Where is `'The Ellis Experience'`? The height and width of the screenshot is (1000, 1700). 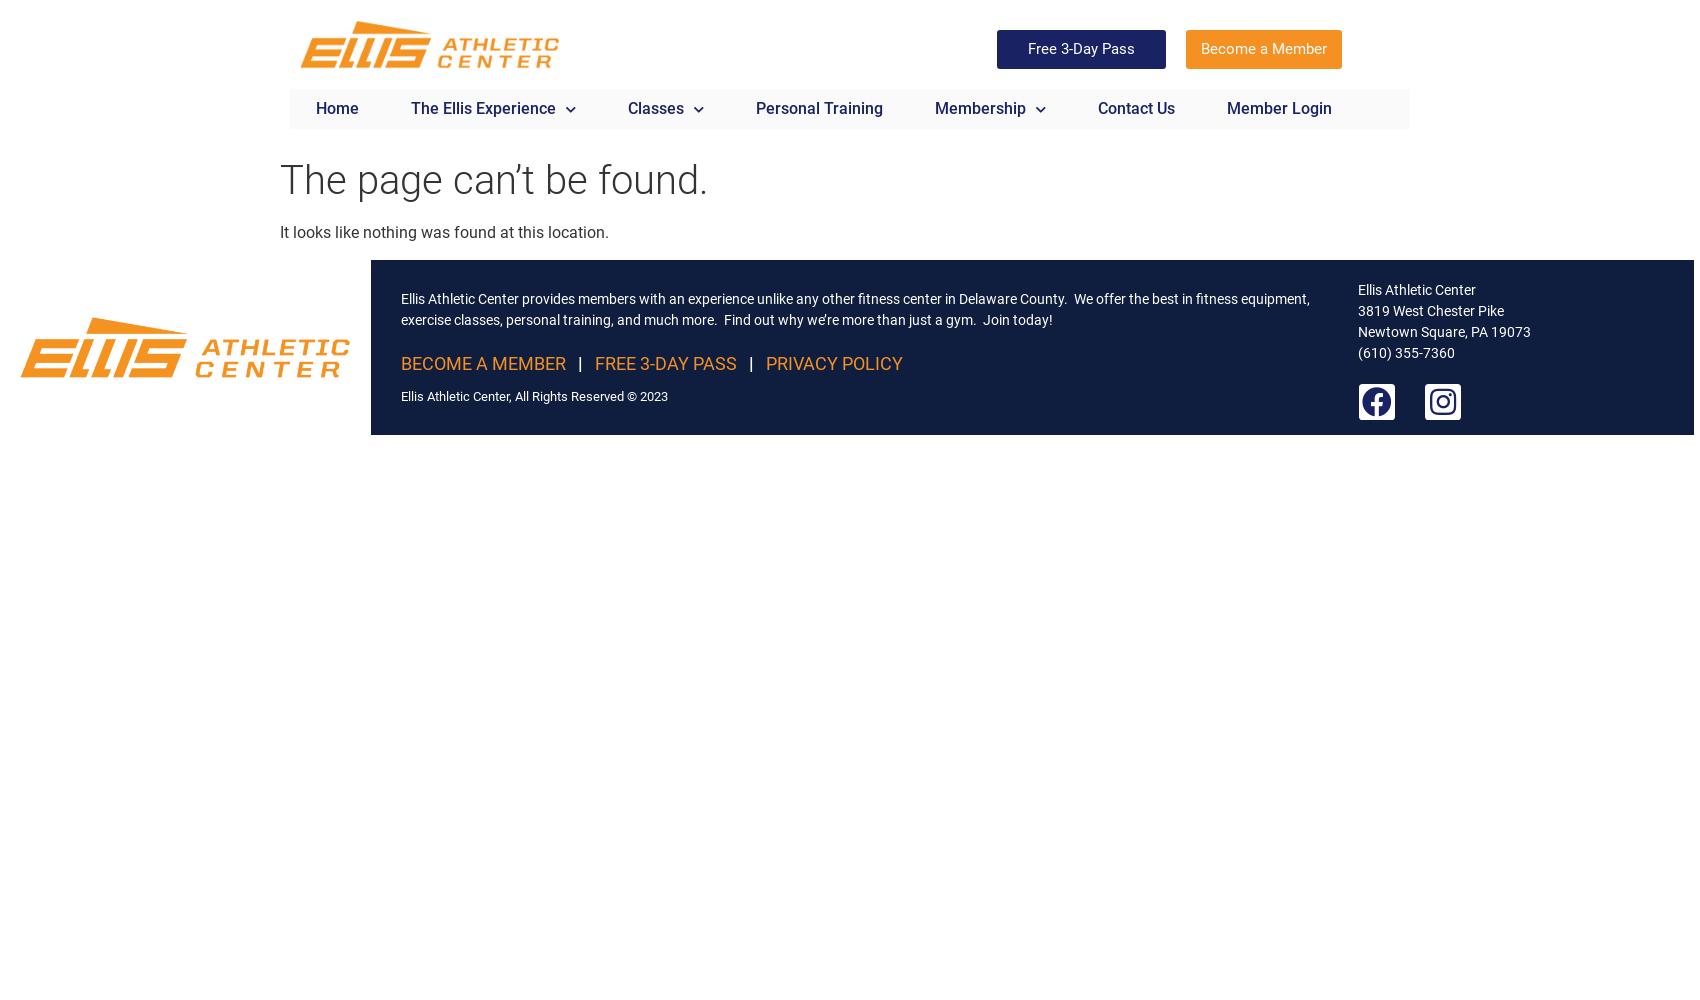 'The Ellis Experience' is located at coordinates (483, 107).